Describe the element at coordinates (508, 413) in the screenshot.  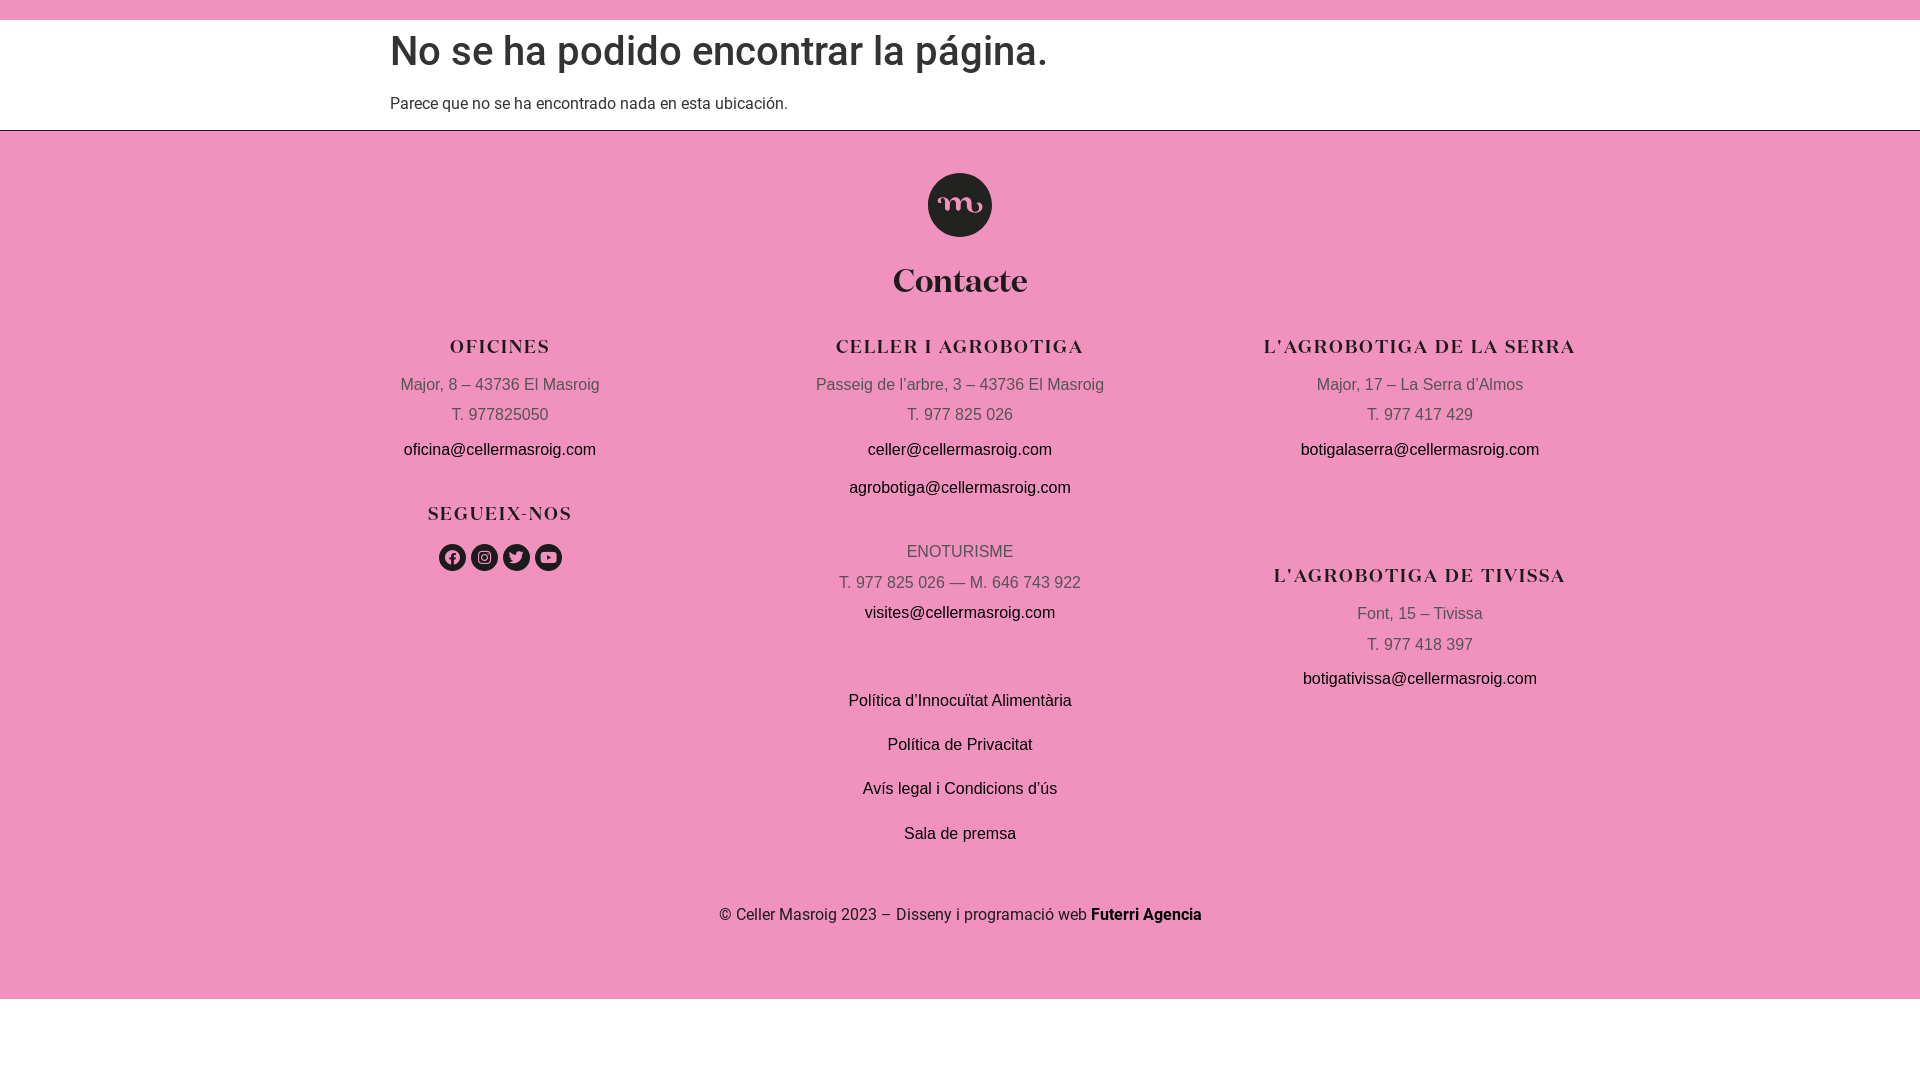
I see `'977825050'` at that location.